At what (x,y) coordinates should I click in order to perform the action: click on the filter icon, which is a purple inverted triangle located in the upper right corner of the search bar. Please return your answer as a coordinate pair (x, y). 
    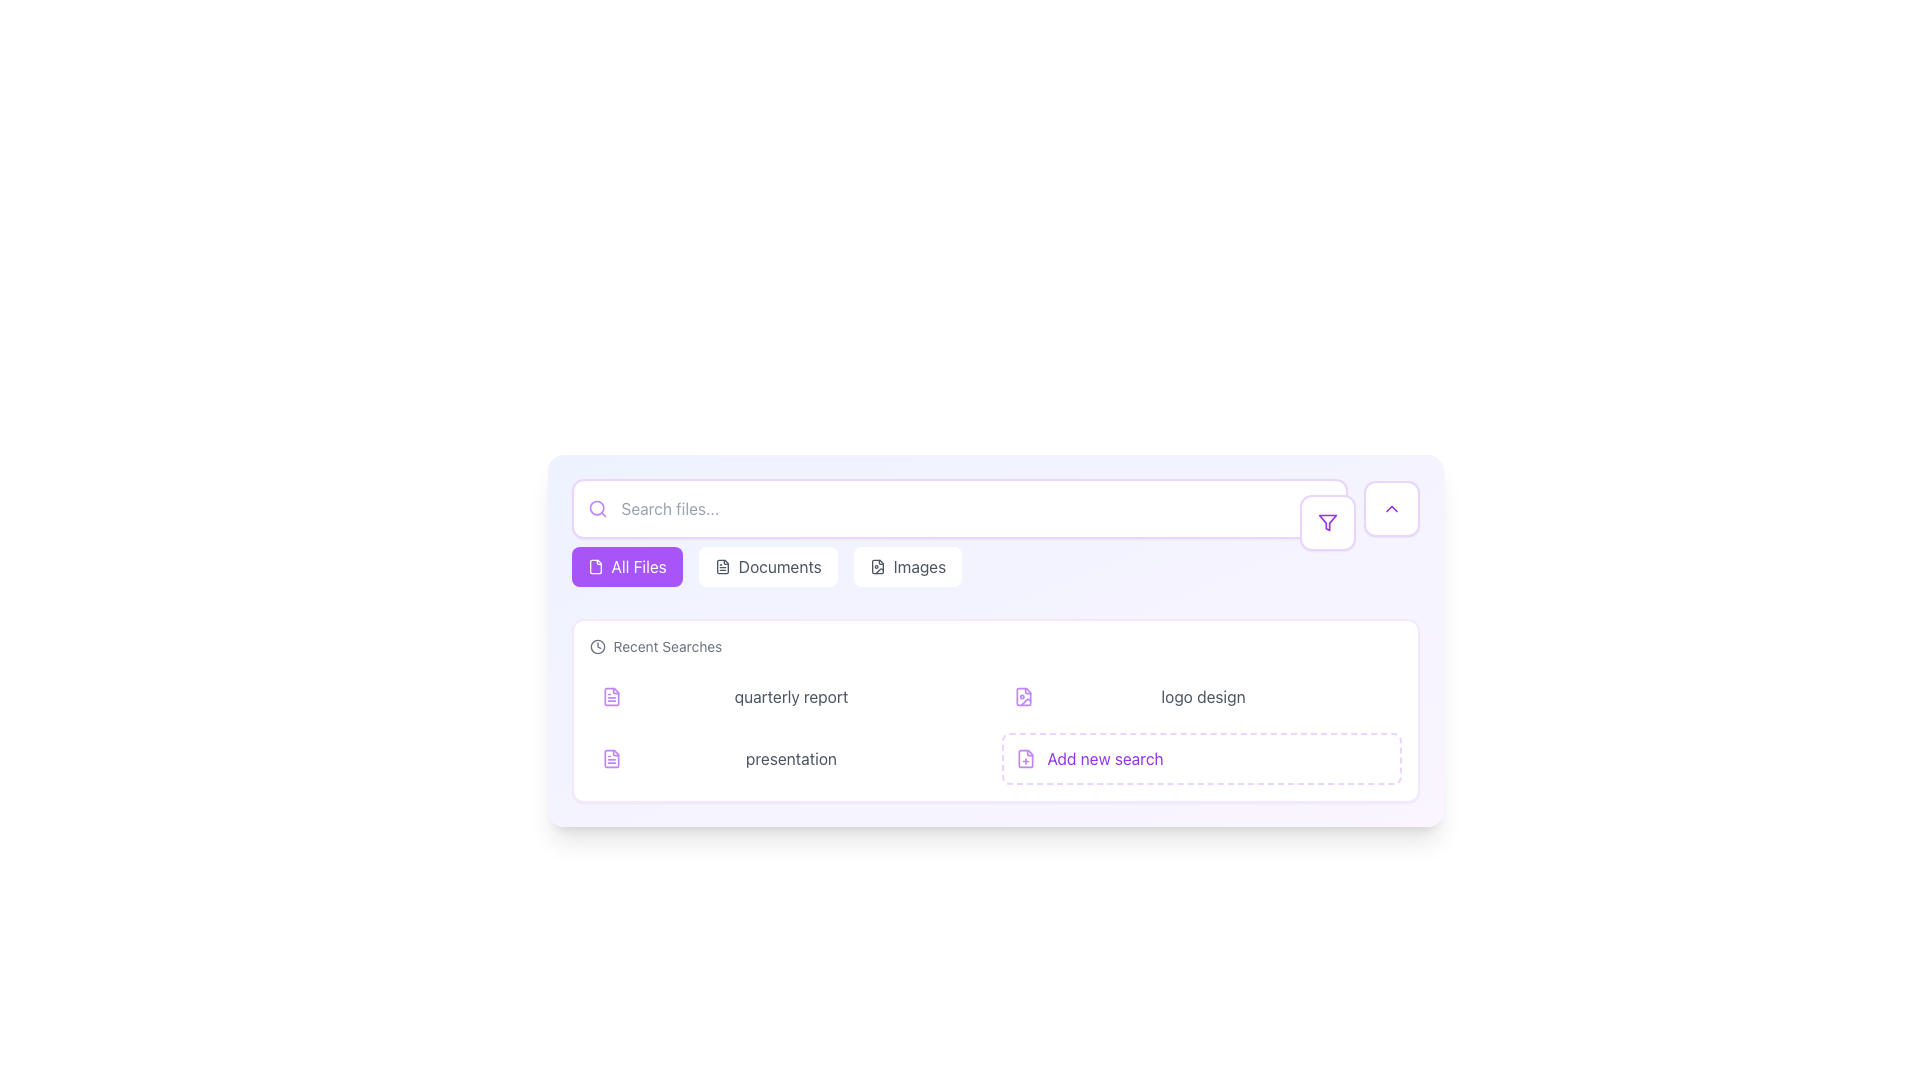
    Looking at the image, I should click on (1327, 522).